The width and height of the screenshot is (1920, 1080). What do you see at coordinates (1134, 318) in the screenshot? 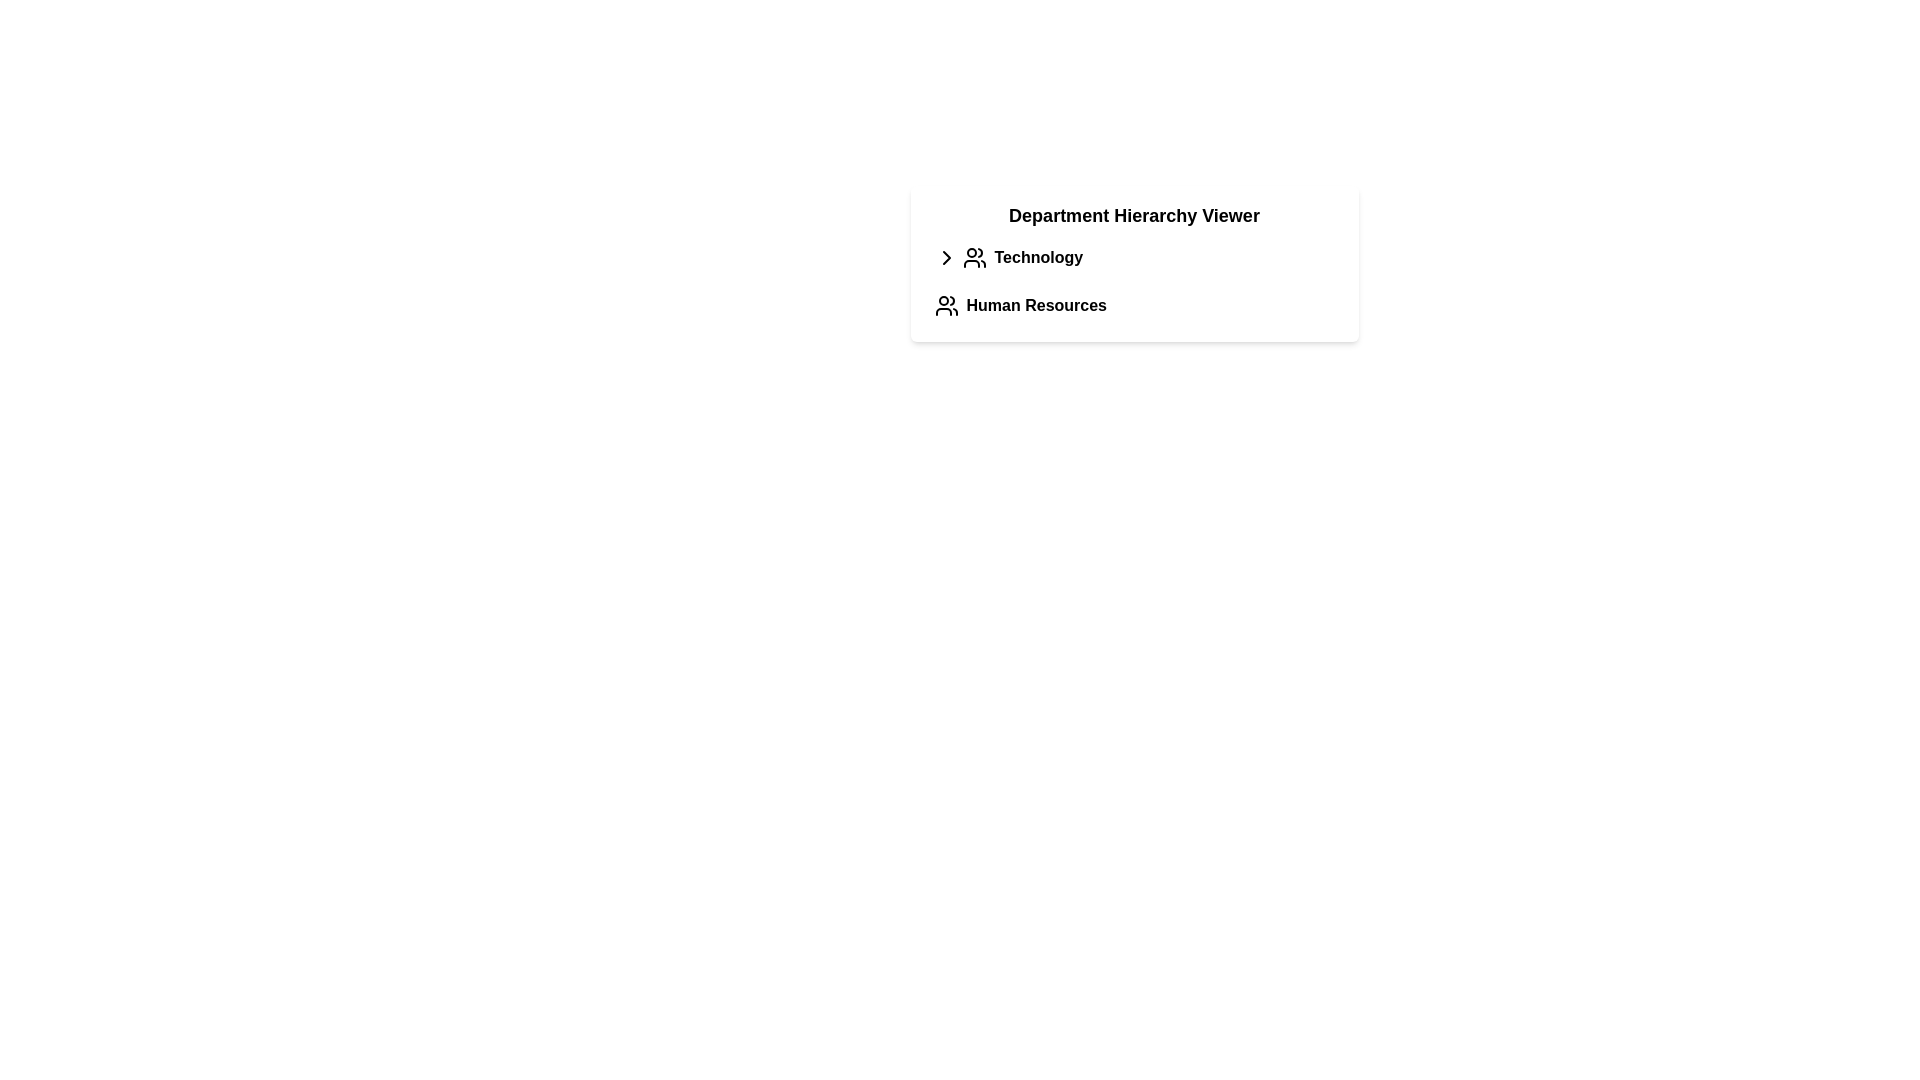
I see `the 'Human Resources' entry in the Department Hierarchy Viewer panel` at bounding box center [1134, 318].